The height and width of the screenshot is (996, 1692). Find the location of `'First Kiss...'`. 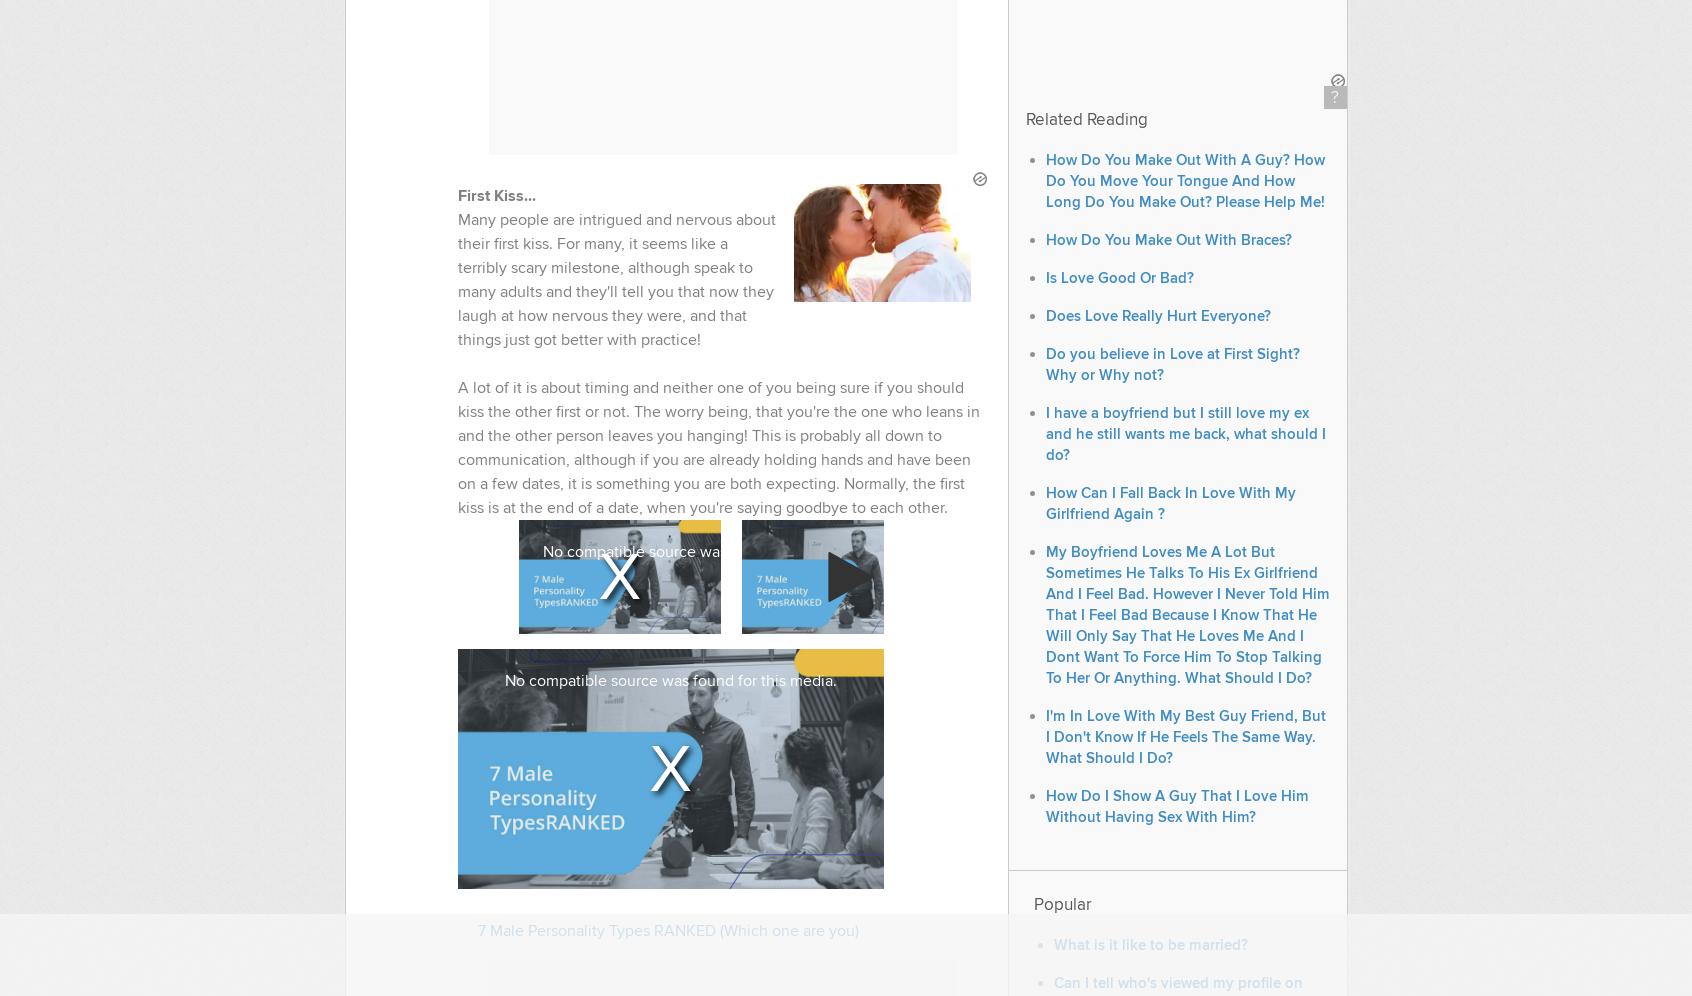

'First Kiss...' is located at coordinates (495, 196).